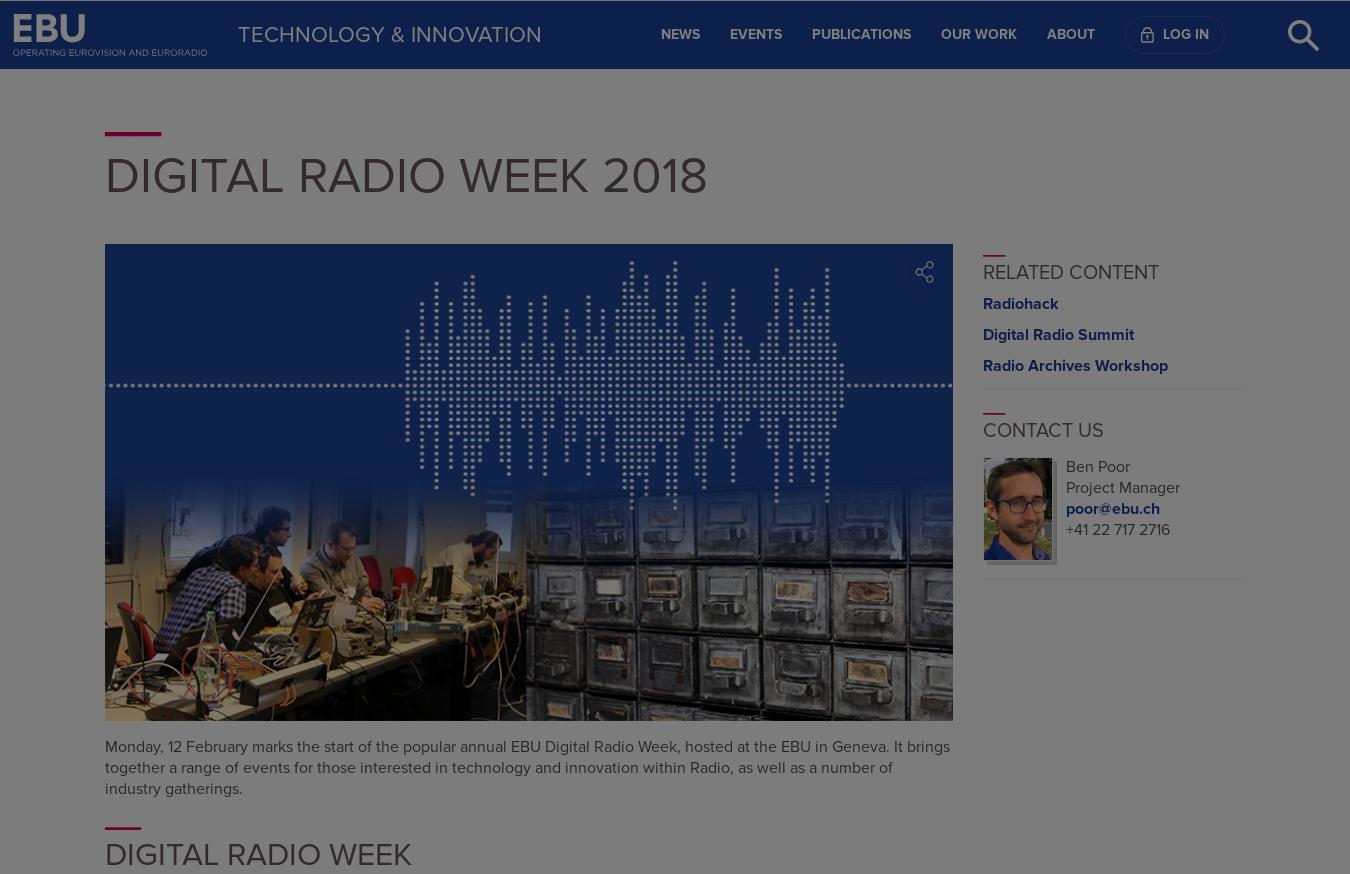 The image size is (1350, 874). What do you see at coordinates (1057, 333) in the screenshot?
I see `'Digital Radio Summit'` at bounding box center [1057, 333].